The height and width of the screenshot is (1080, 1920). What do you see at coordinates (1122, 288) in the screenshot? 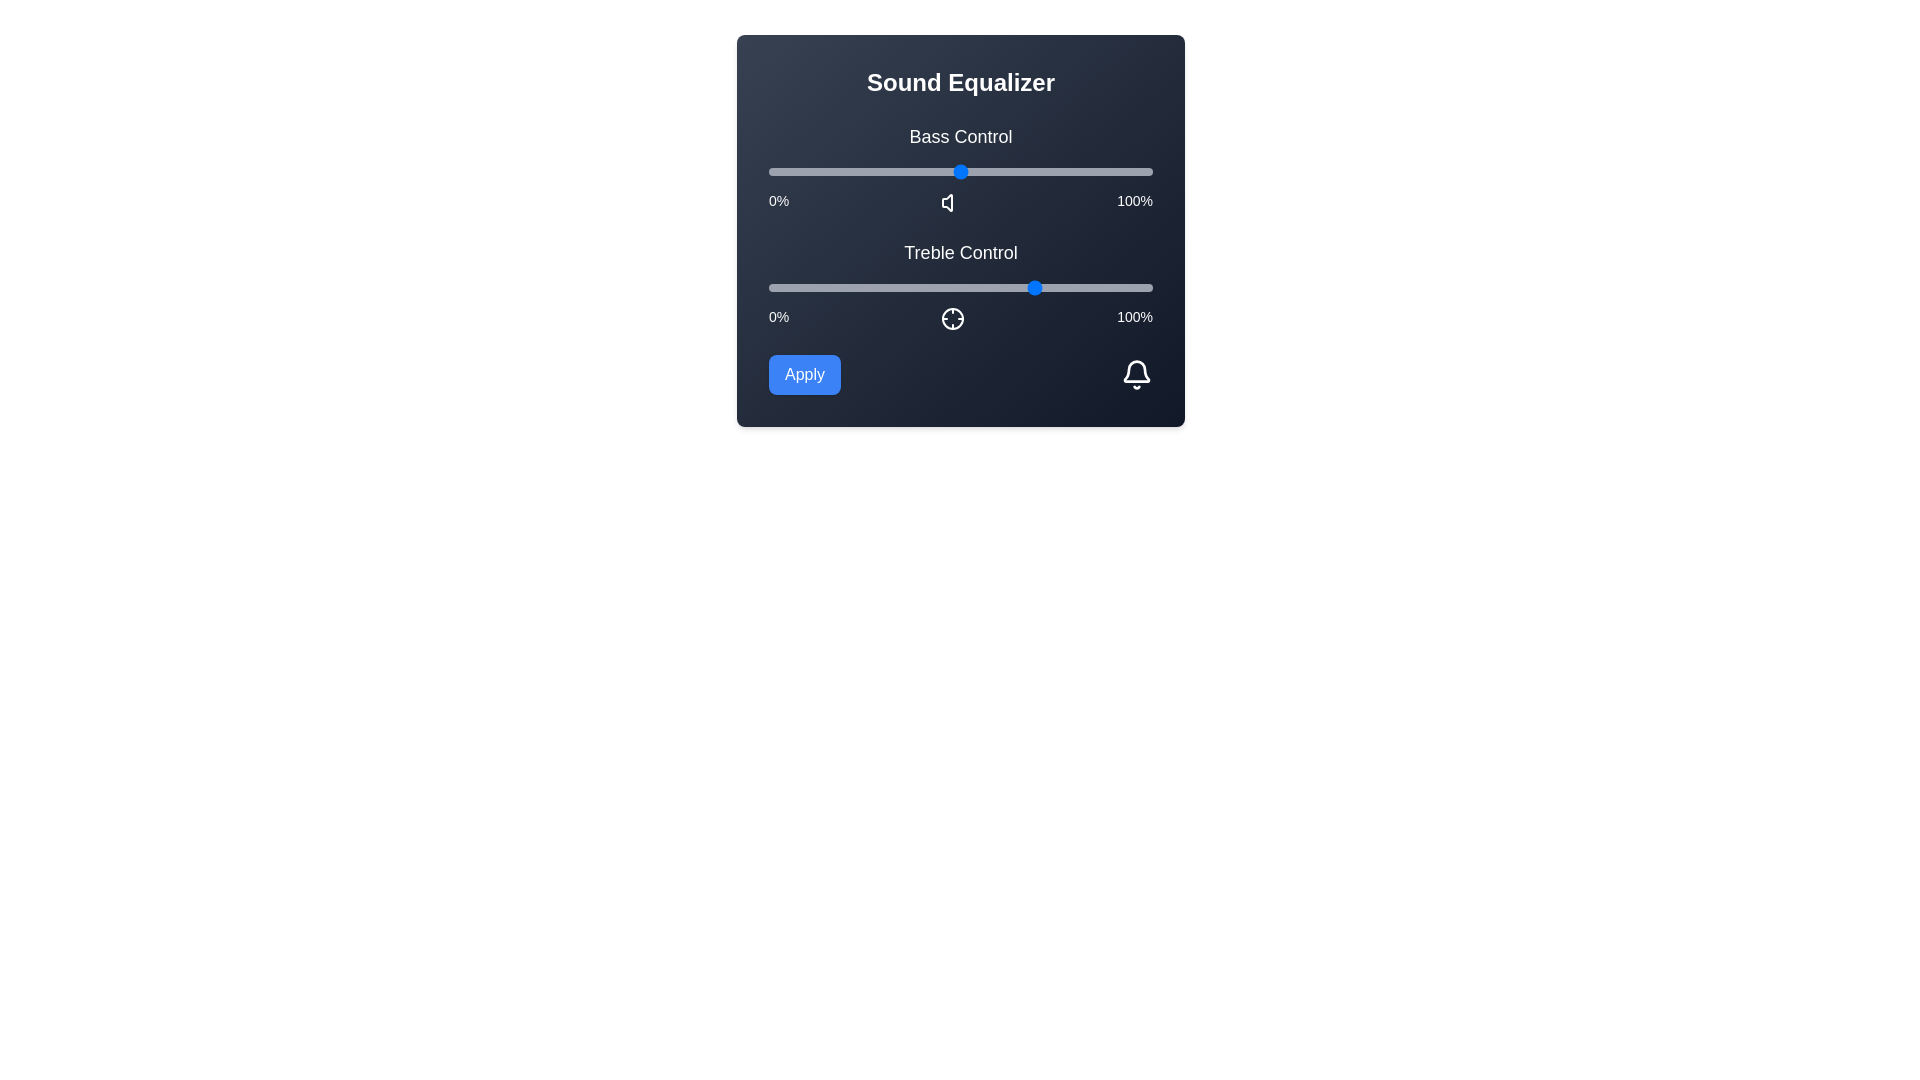
I see `the treble slider to 92%` at bounding box center [1122, 288].